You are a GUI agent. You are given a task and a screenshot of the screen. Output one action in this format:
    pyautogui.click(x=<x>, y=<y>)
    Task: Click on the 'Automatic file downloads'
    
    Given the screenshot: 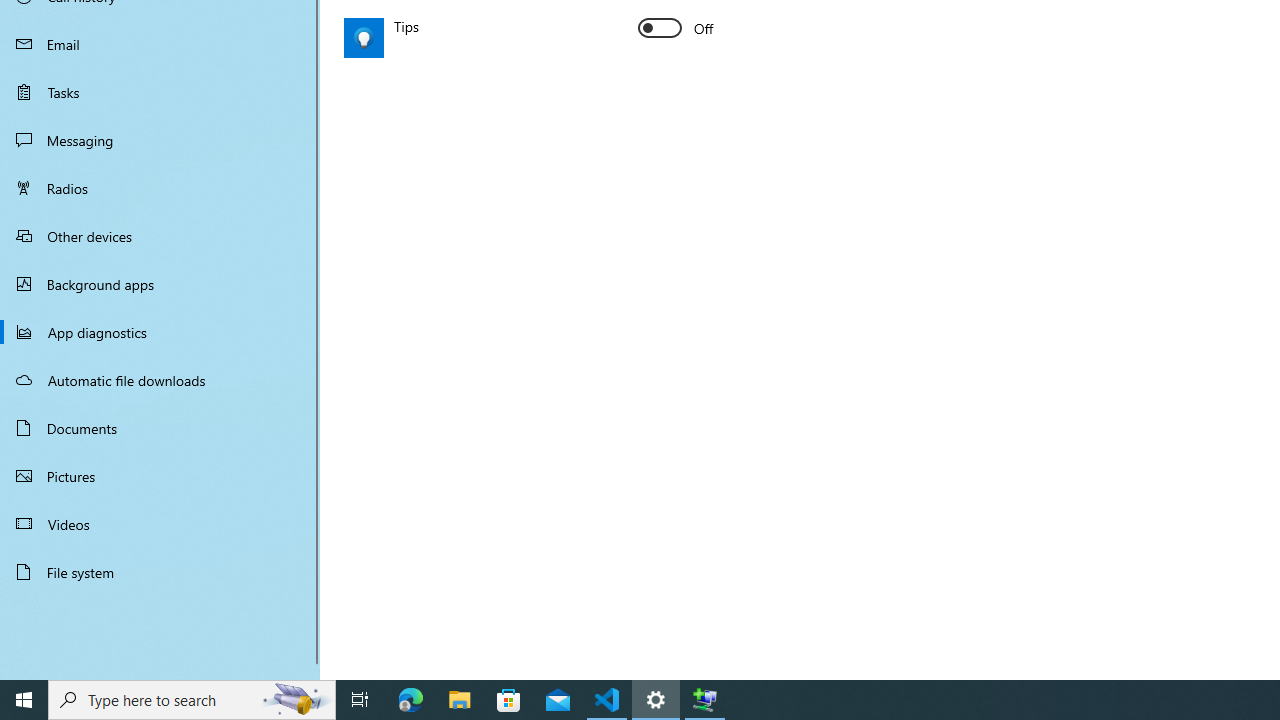 What is the action you would take?
    pyautogui.click(x=160, y=379)
    